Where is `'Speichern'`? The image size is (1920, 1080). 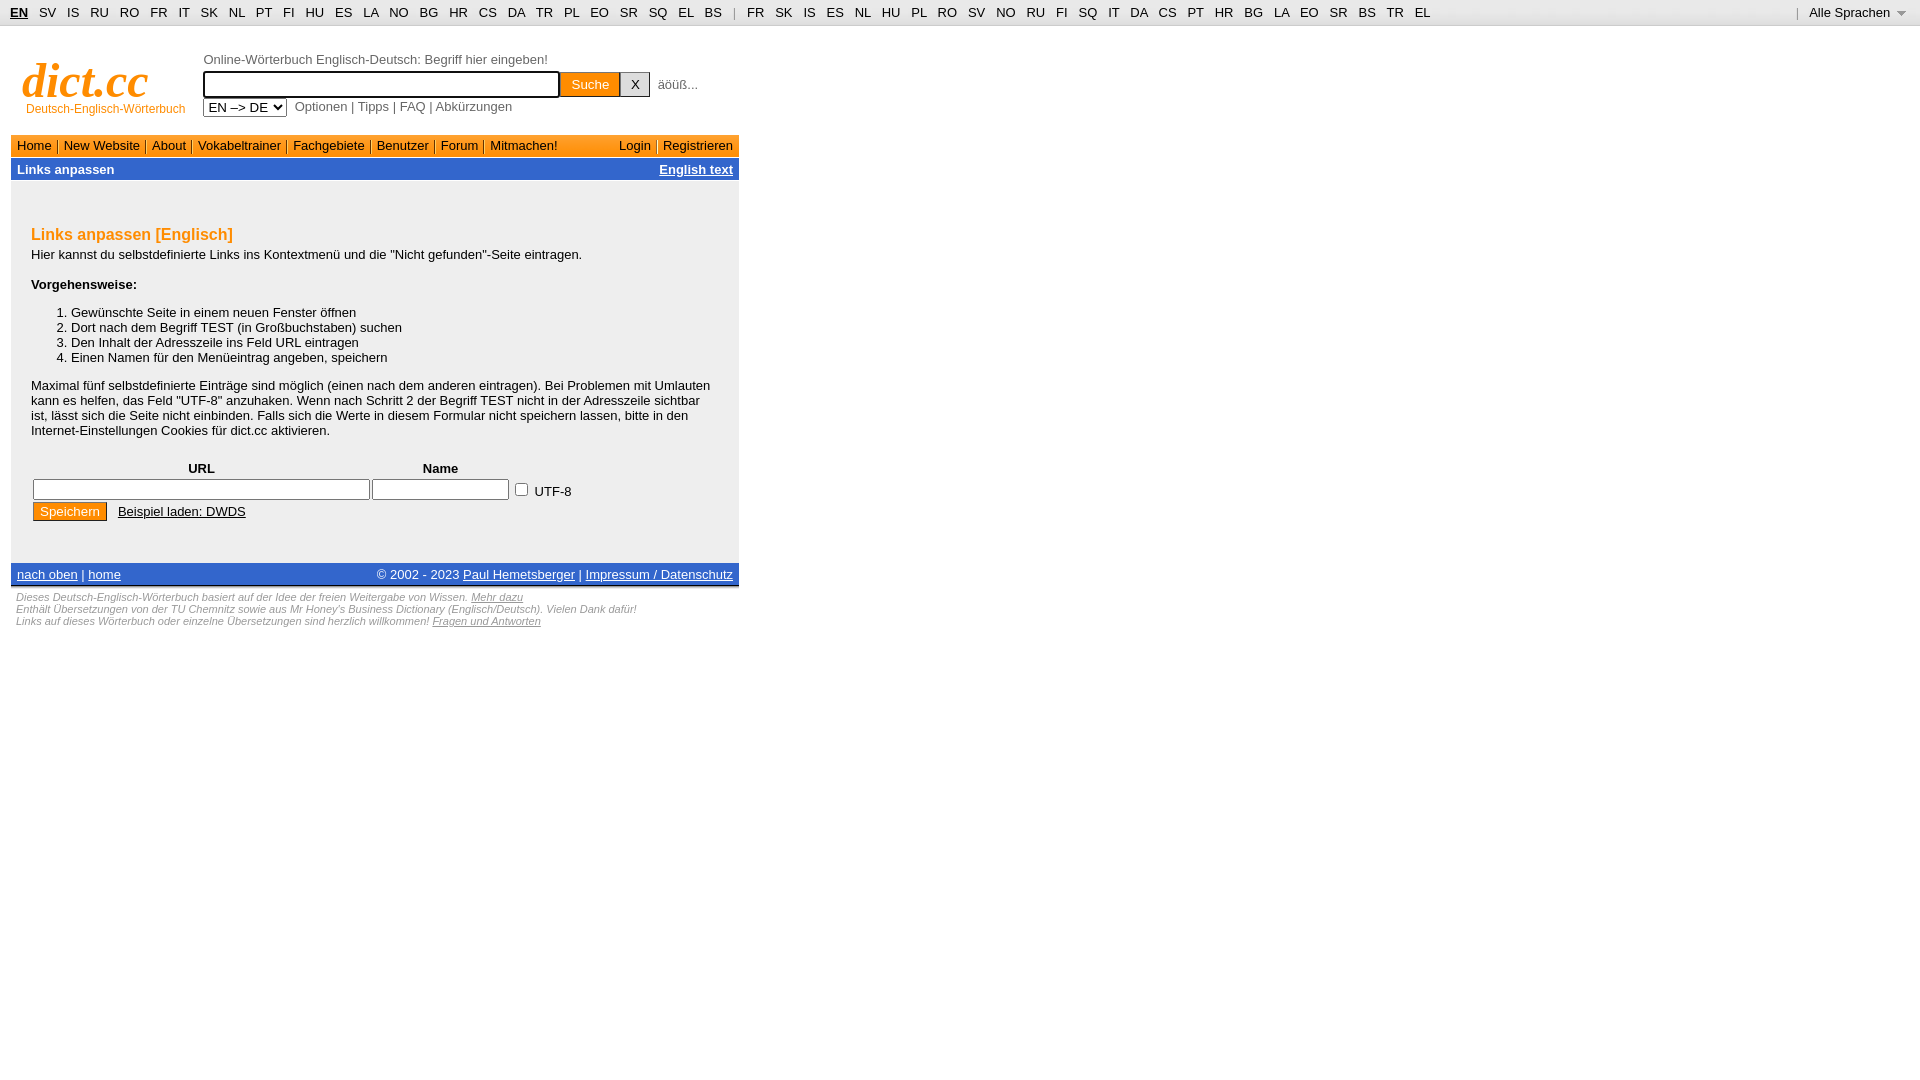
'Speichern' is located at coordinates (70, 510).